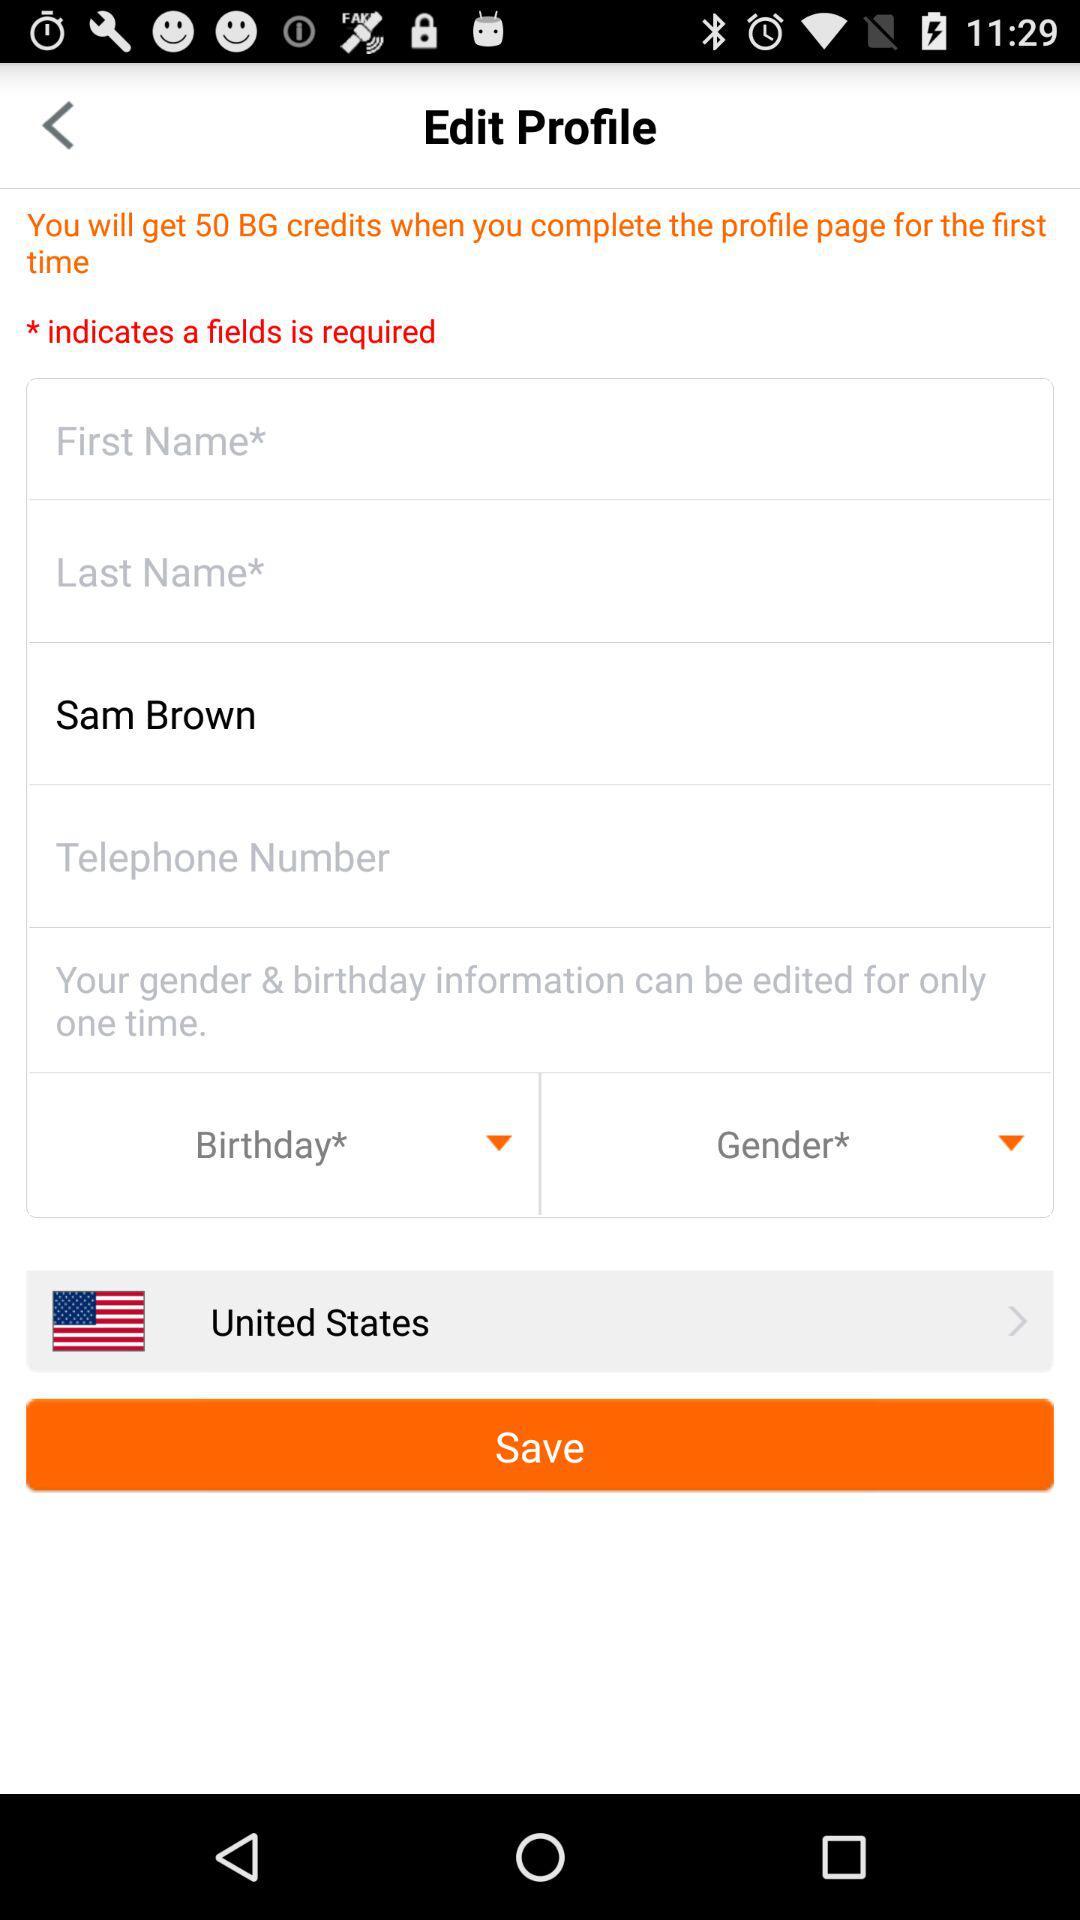 The height and width of the screenshot is (1920, 1080). I want to click on gender, so click(795, 1143).